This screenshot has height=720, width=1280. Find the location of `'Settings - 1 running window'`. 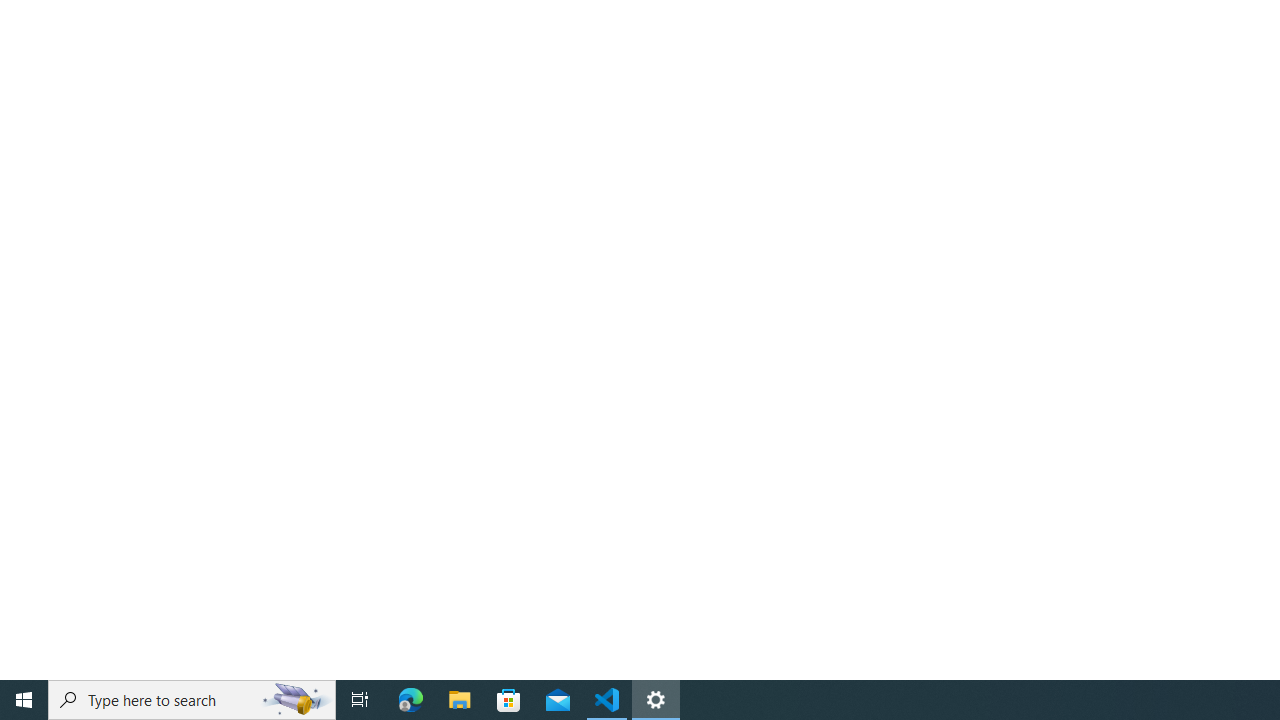

'Settings - 1 running window' is located at coordinates (656, 698).